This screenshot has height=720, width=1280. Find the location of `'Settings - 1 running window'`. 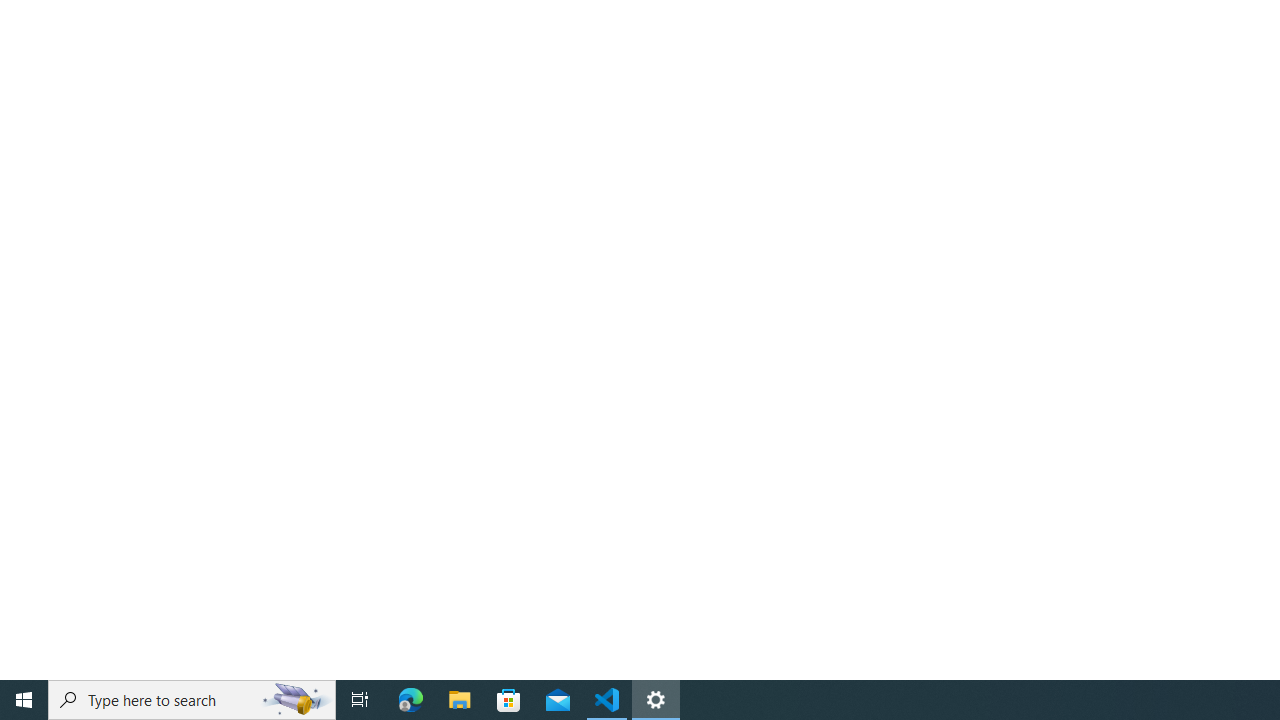

'Settings - 1 running window' is located at coordinates (656, 698).